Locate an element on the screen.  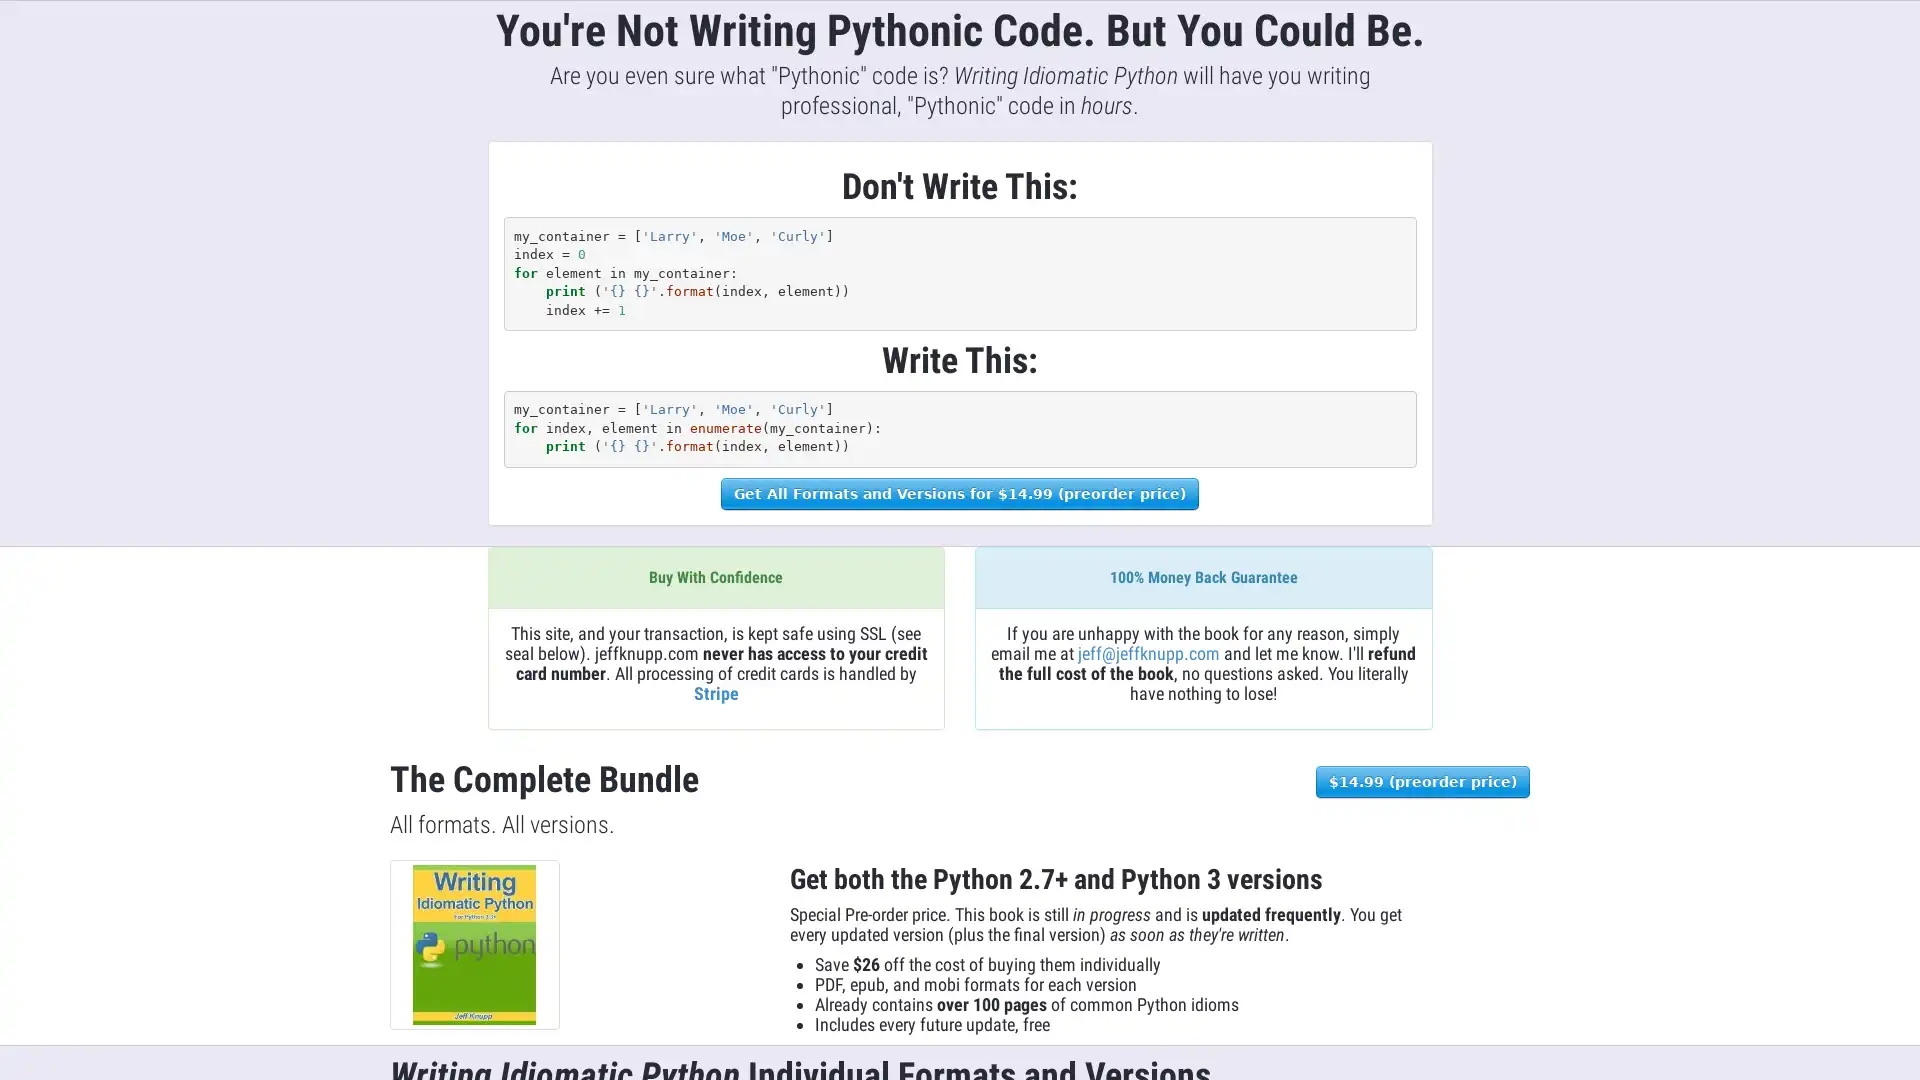
$14.99 (preorder price) is located at coordinates (1421, 779).